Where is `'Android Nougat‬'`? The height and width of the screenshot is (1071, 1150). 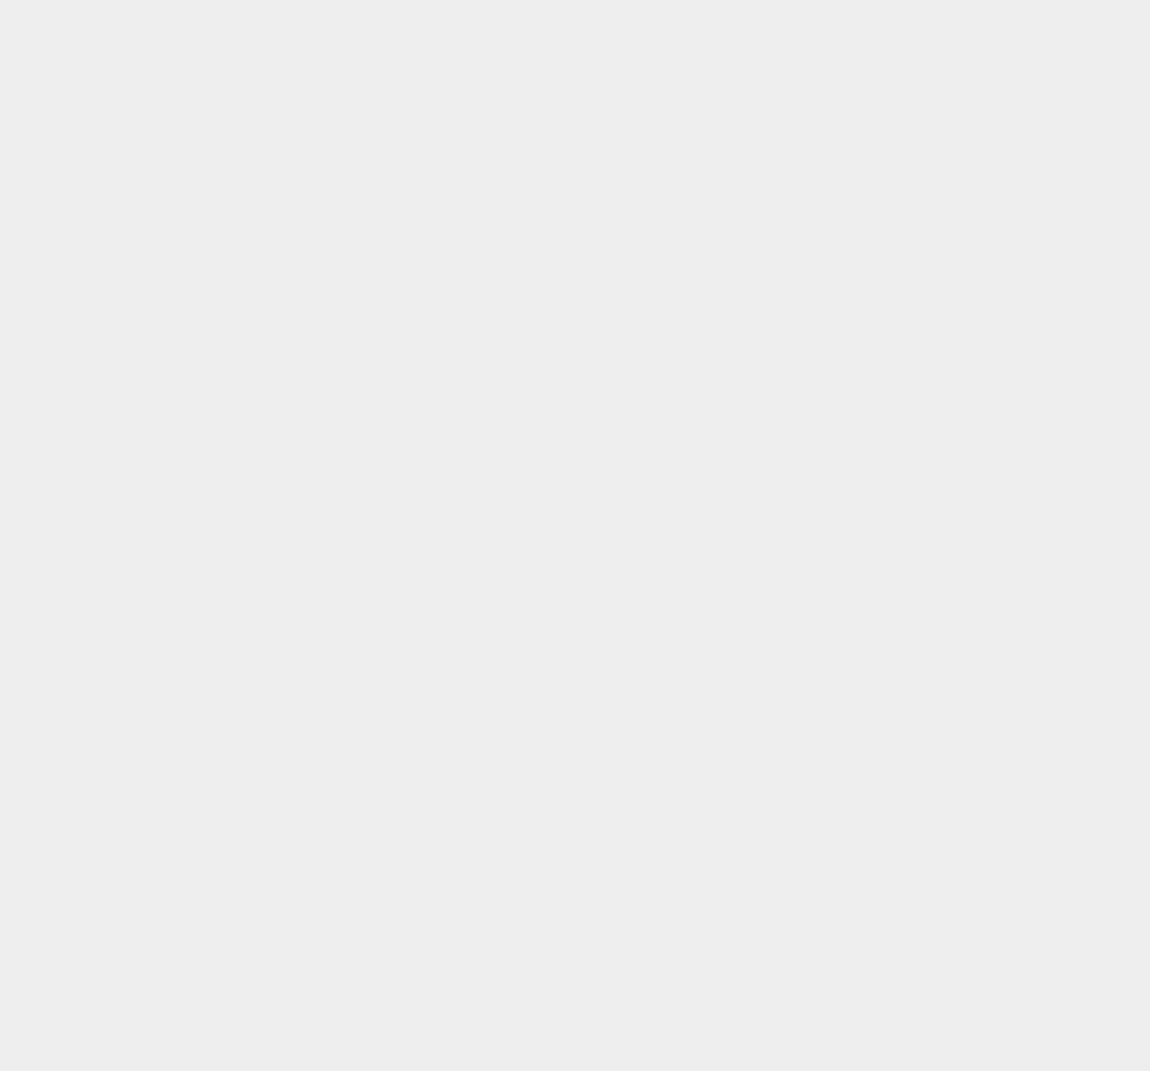 'Android Nougat‬' is located at coordinates (861, 471).